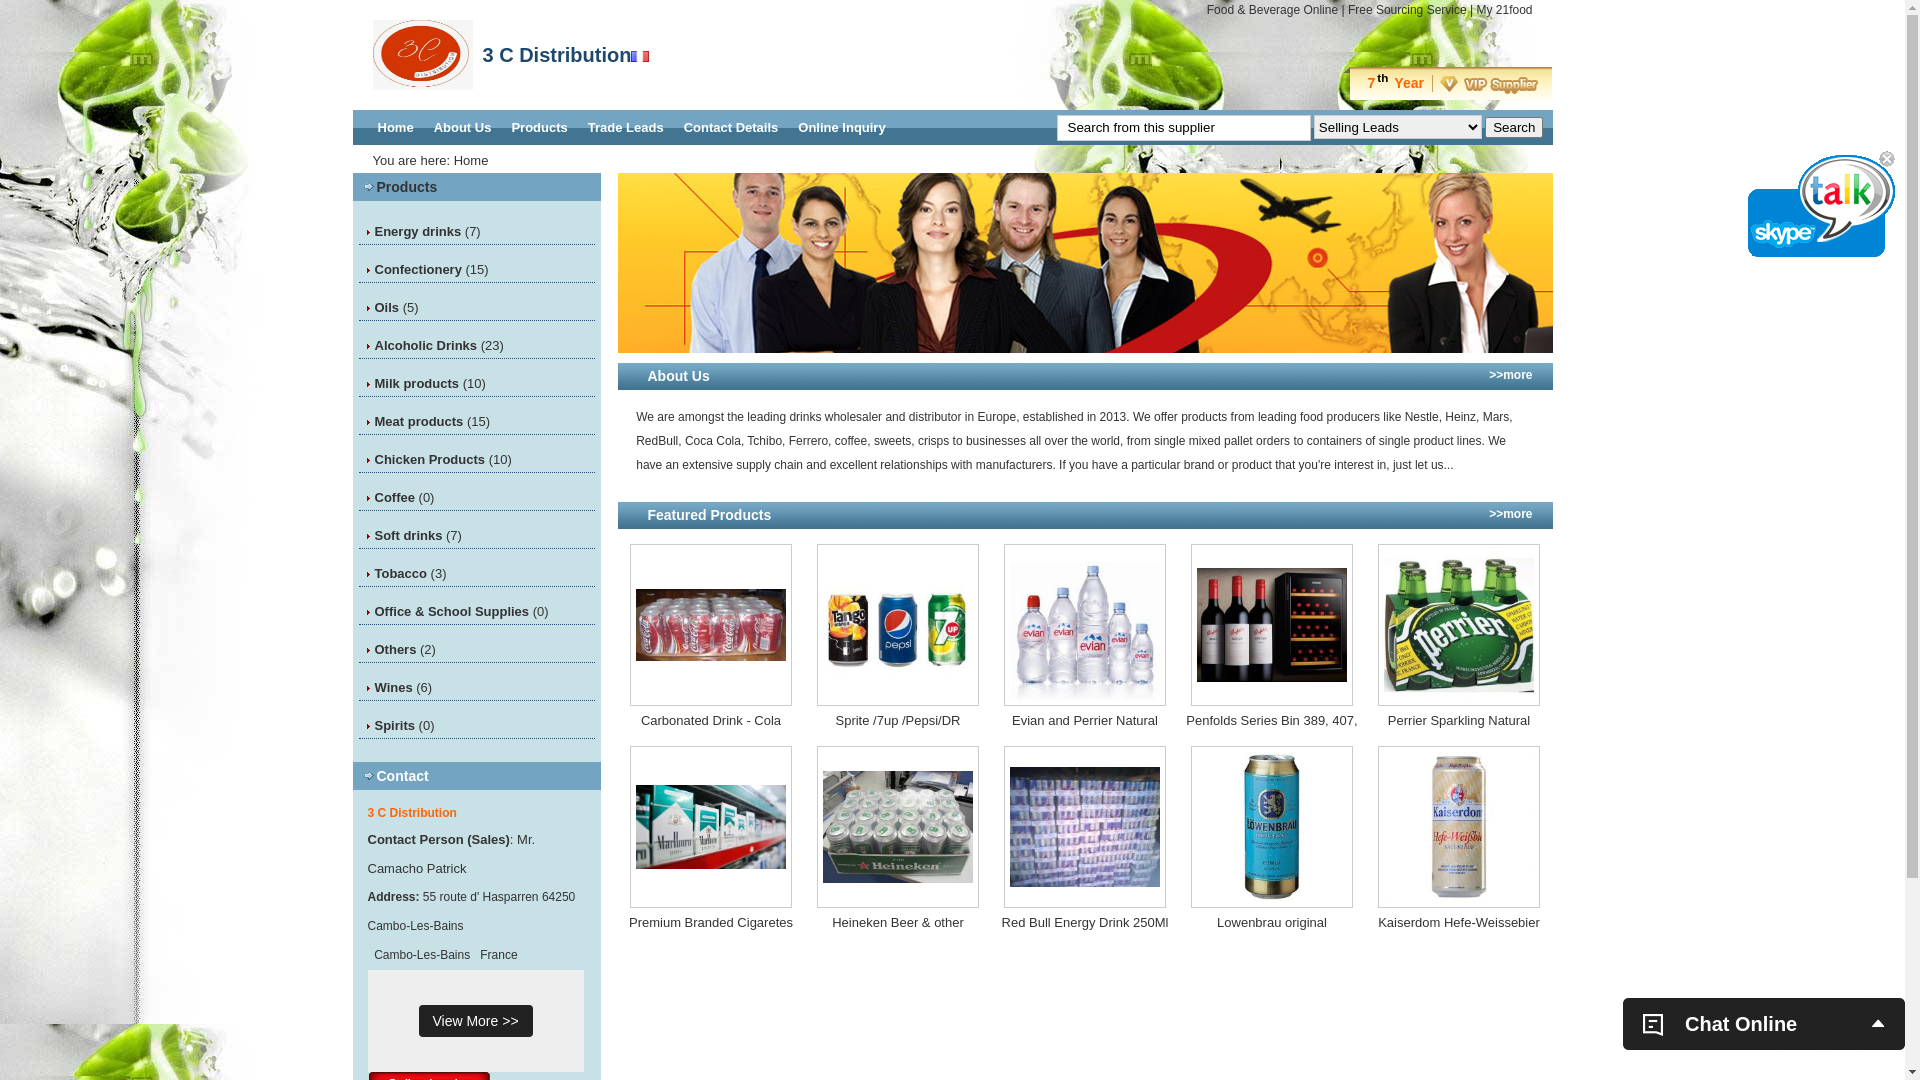 This screenshot has width=1920, height=1080. I want to click on 'Products', so click(405, 186).